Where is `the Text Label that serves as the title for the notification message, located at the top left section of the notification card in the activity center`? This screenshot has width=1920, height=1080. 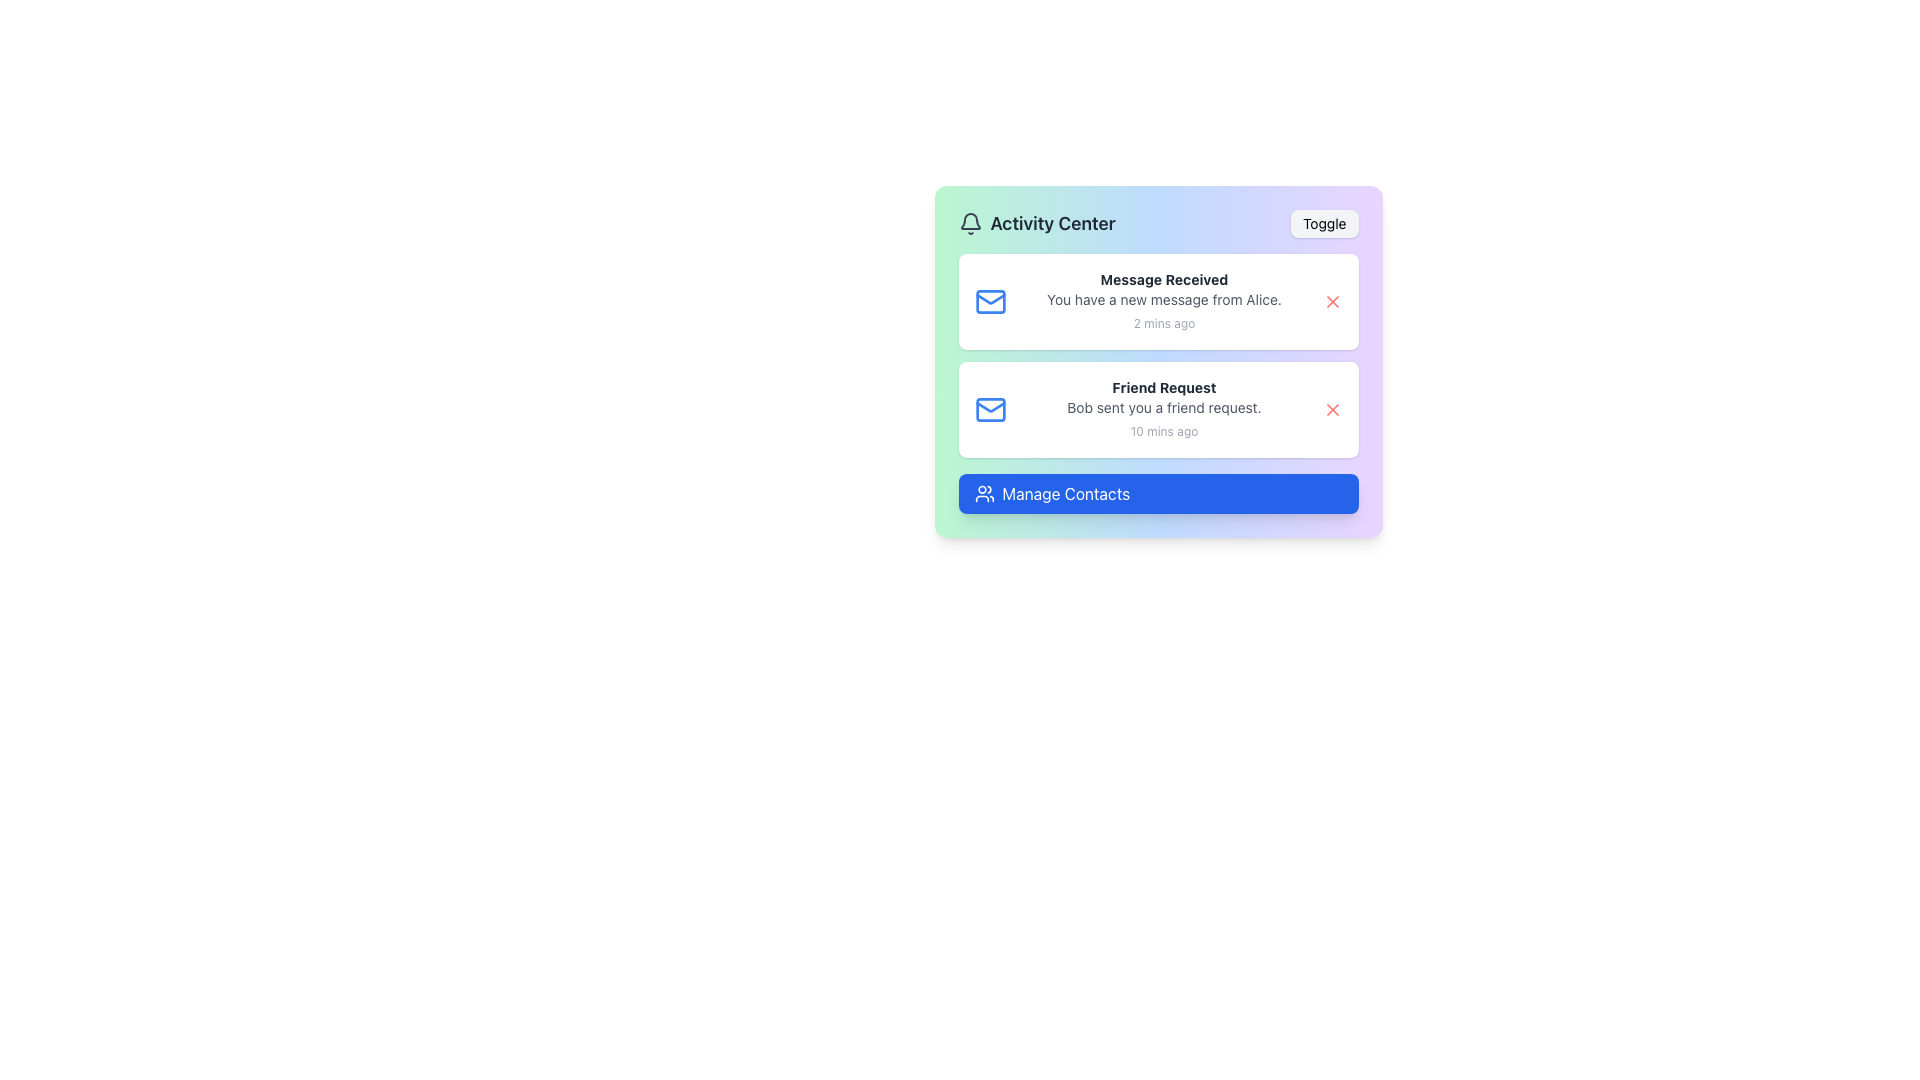
the Text Label that serves as the title for the notification message, located at the top left section of the notification card in the activity center is located at coordinates (1164, 280).